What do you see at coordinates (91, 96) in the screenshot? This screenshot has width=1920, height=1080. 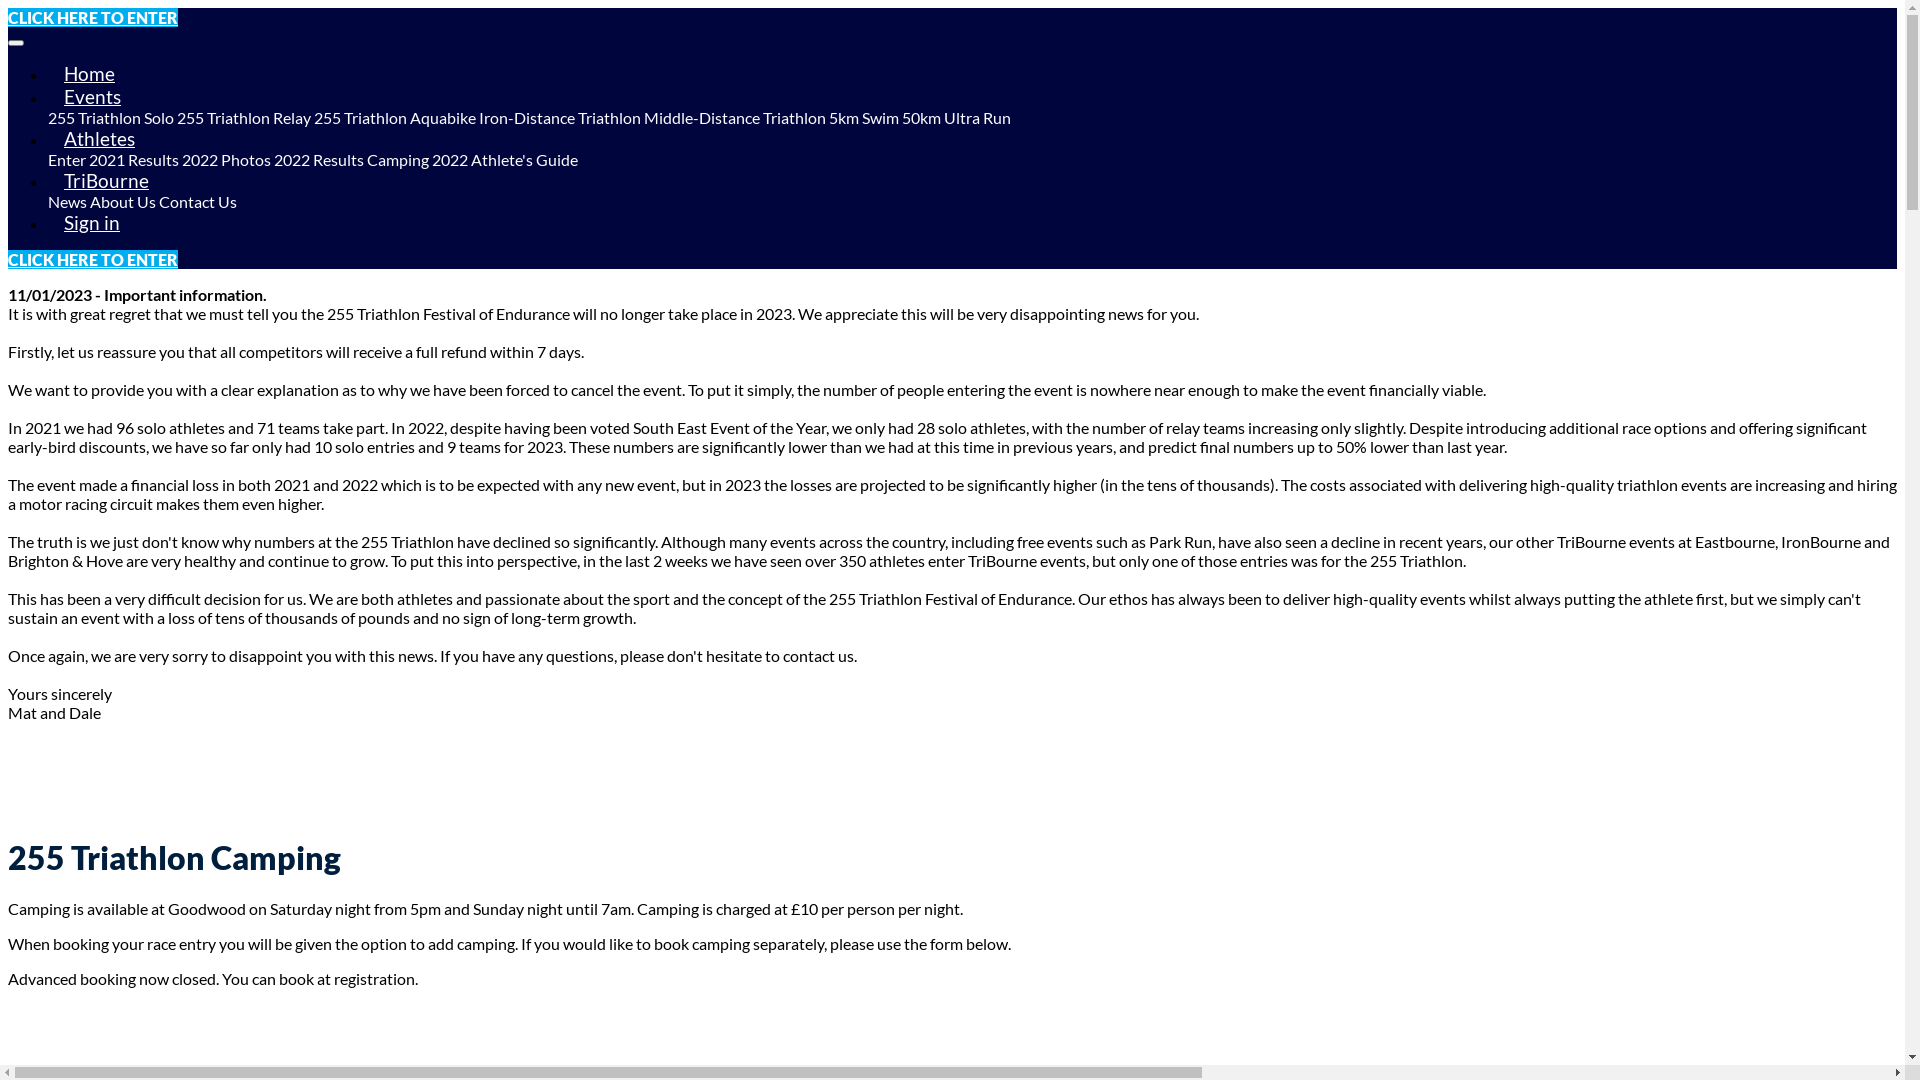 I see `'Events'` at bounding box center [91, 96].